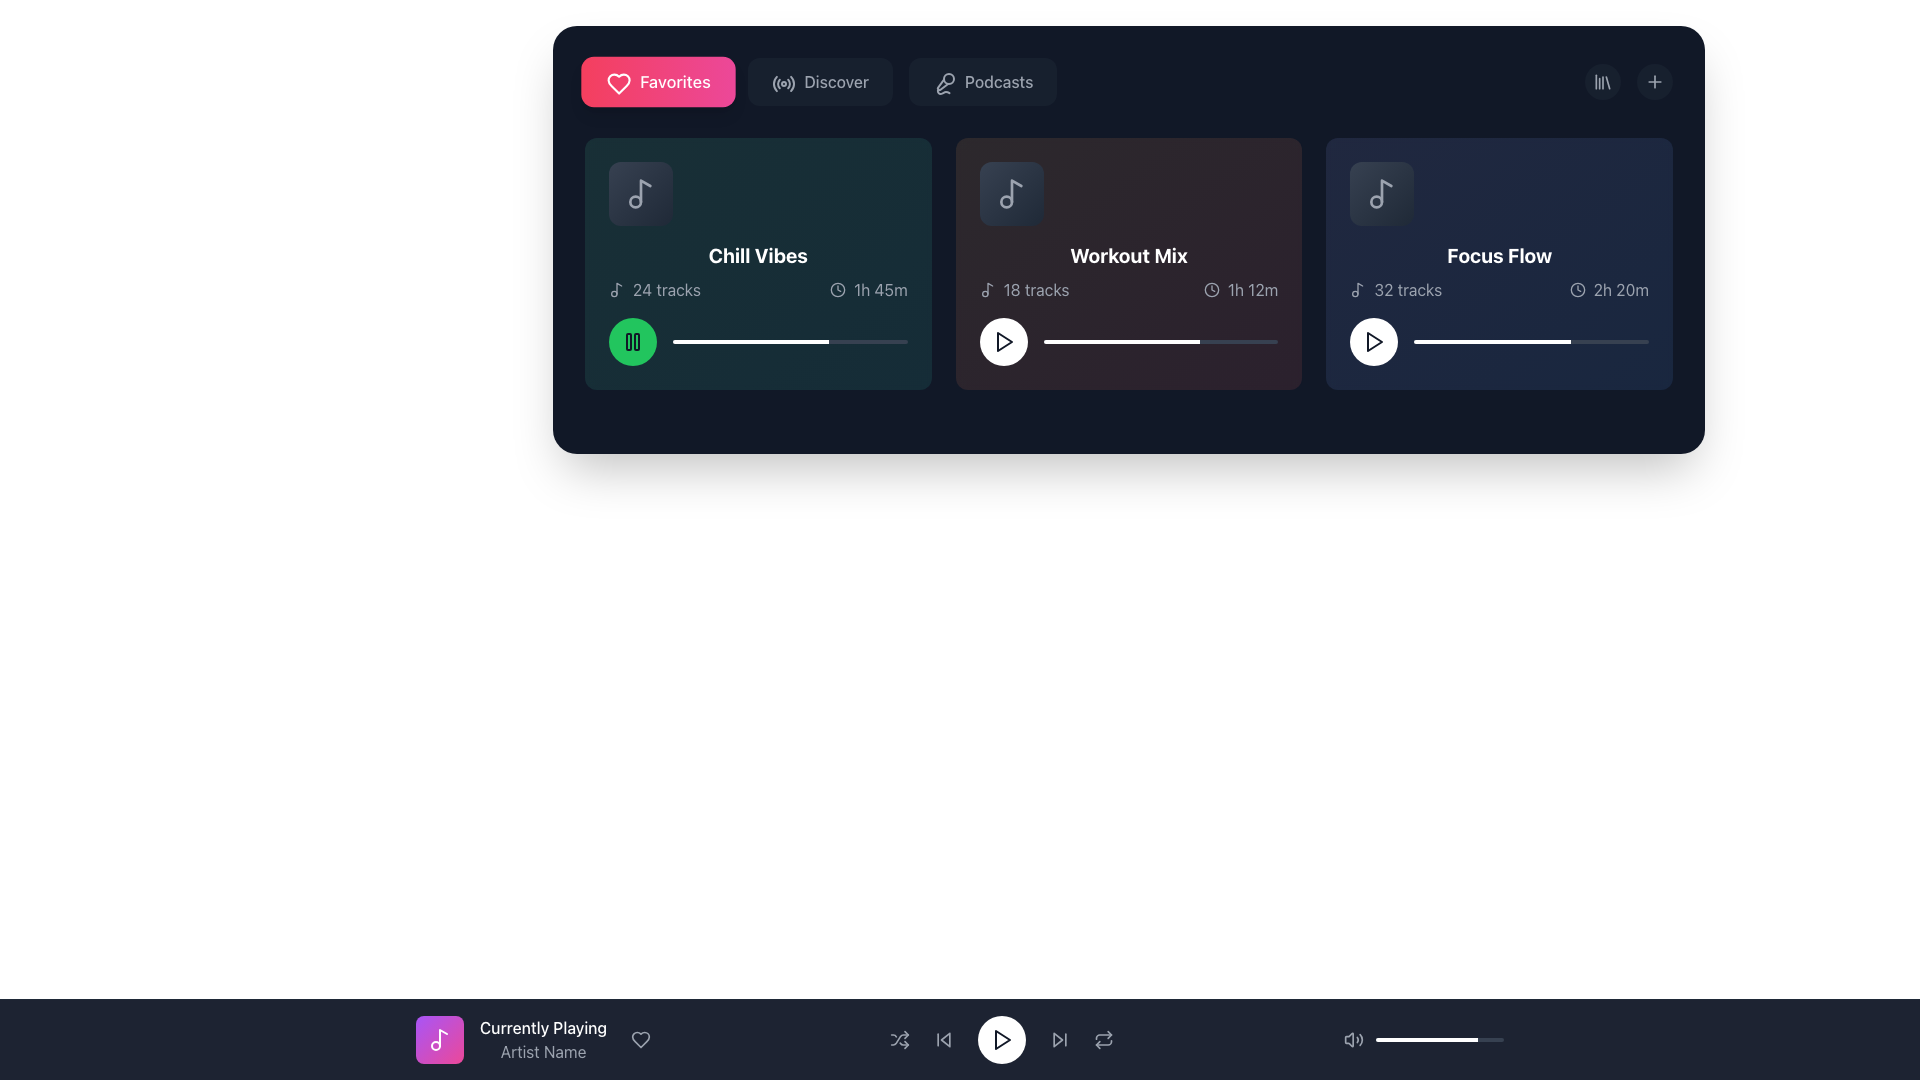 This screenshot has height=1080, width=1920. I want to click on the inner segment of the progress bar that indicates audio playback progress, located near the bottom of the interface, so click(1426, 1039).